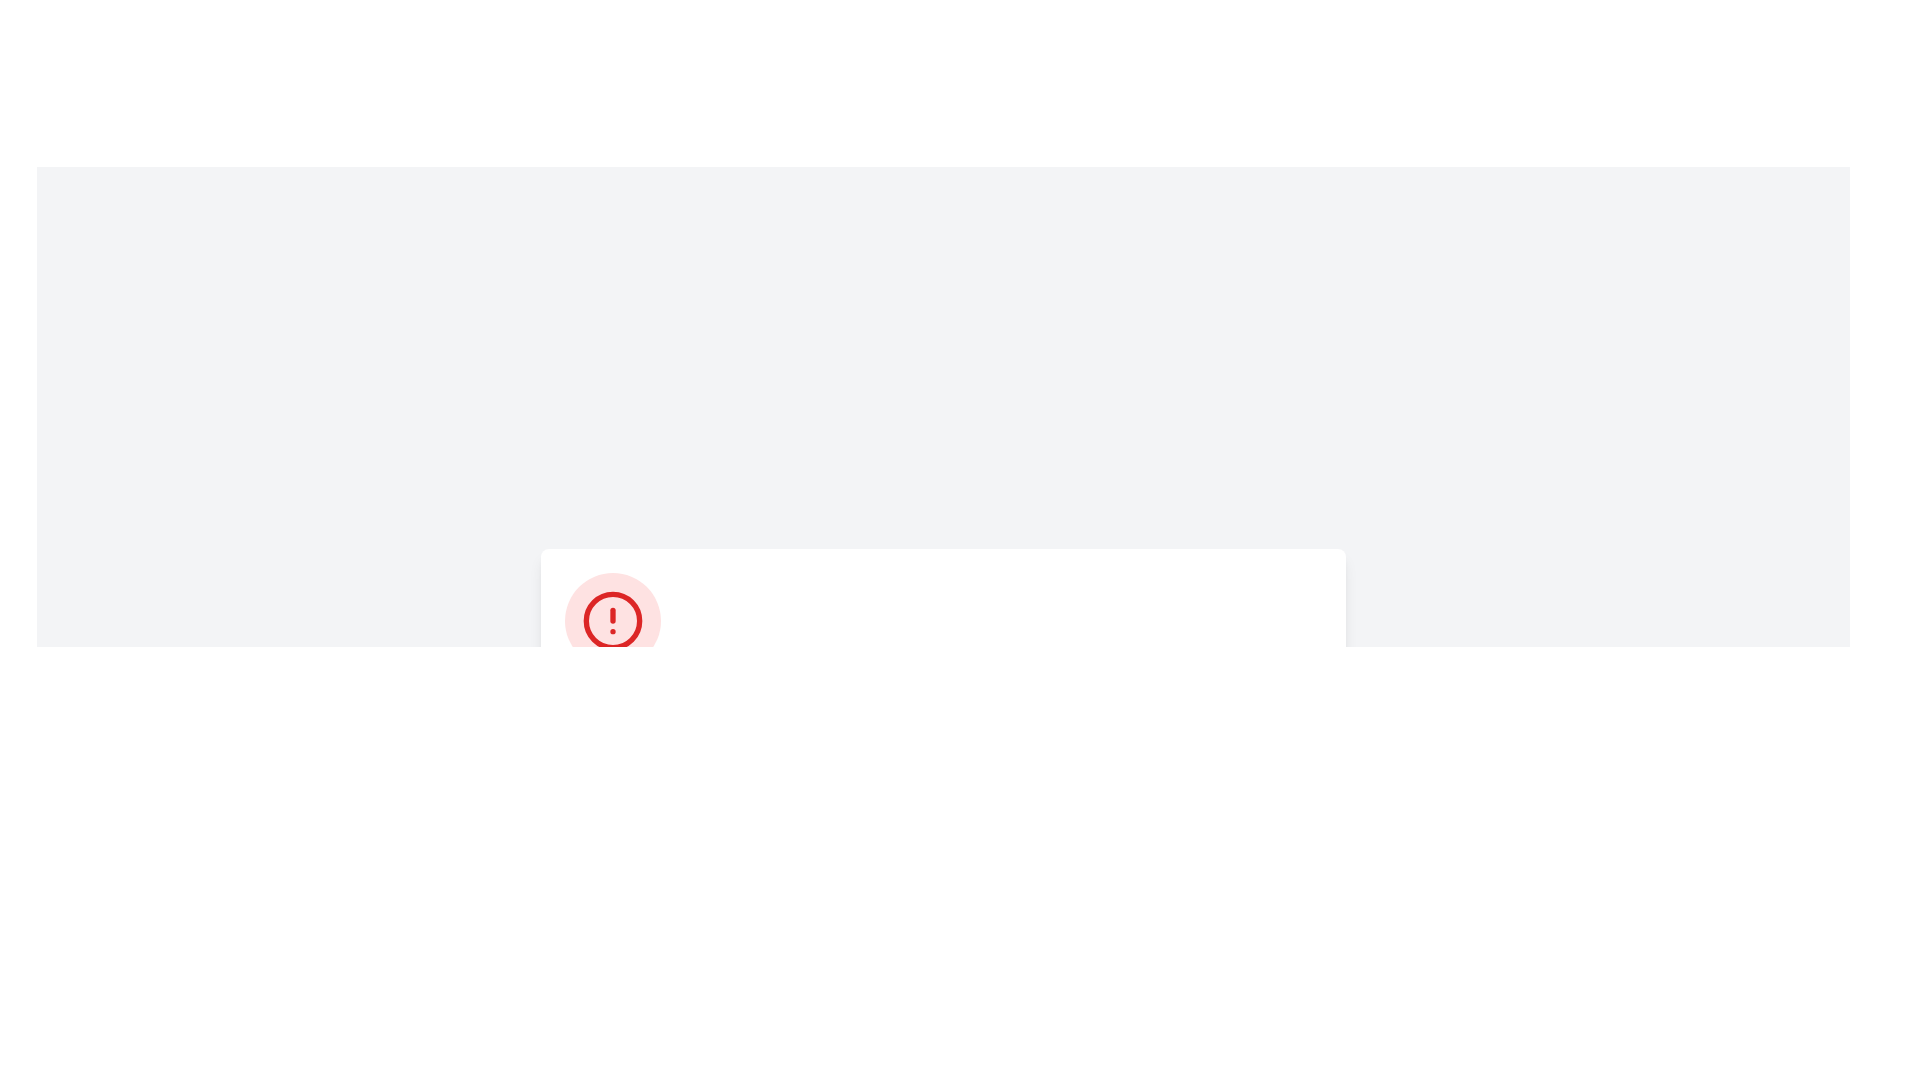 The image size is (1920, 1080). Describe the element at coordinates (612, 620) in the screenshot. I see `the circle element of the warning sign SVG graphic, which indicates an alert or error` at that location.